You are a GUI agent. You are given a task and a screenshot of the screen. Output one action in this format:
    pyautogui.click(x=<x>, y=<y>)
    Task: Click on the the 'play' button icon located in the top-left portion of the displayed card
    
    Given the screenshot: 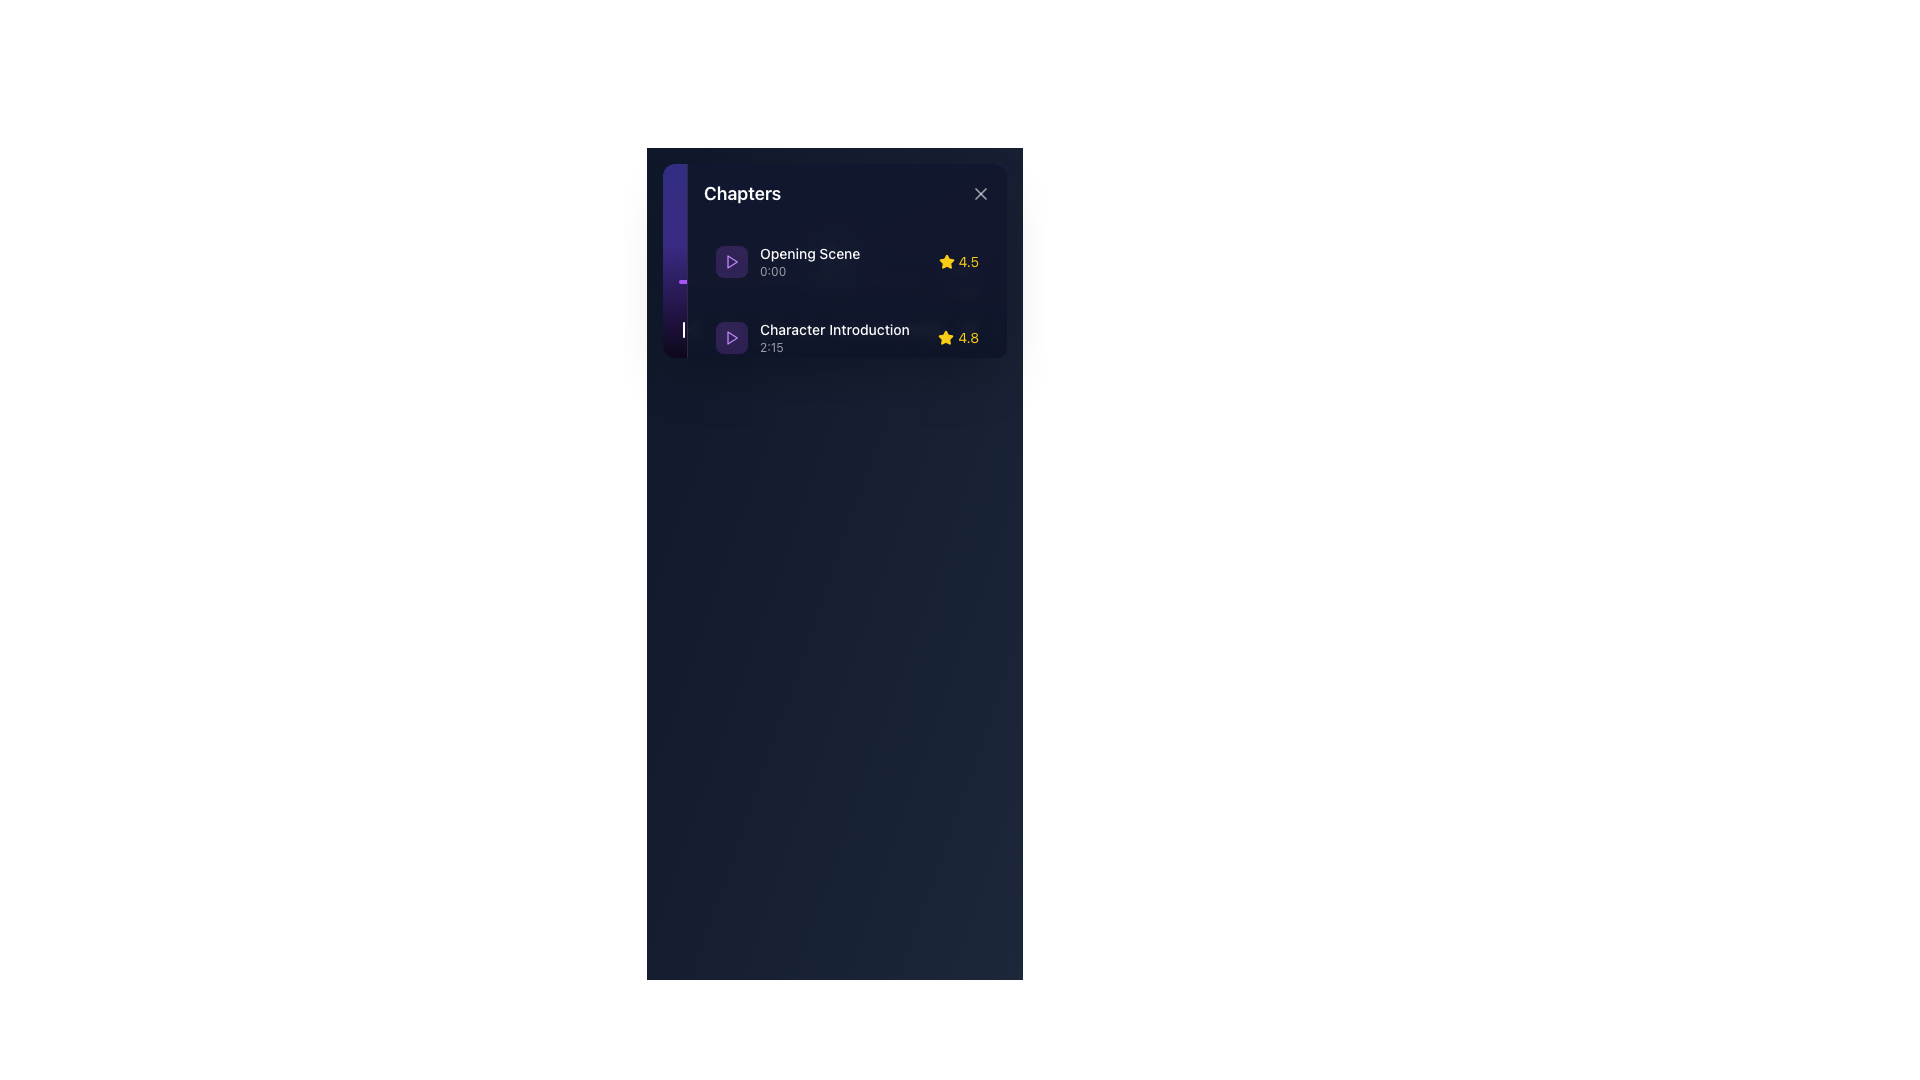 What is the action you would take?
    pyautogui.click(x=730, y=261)
    